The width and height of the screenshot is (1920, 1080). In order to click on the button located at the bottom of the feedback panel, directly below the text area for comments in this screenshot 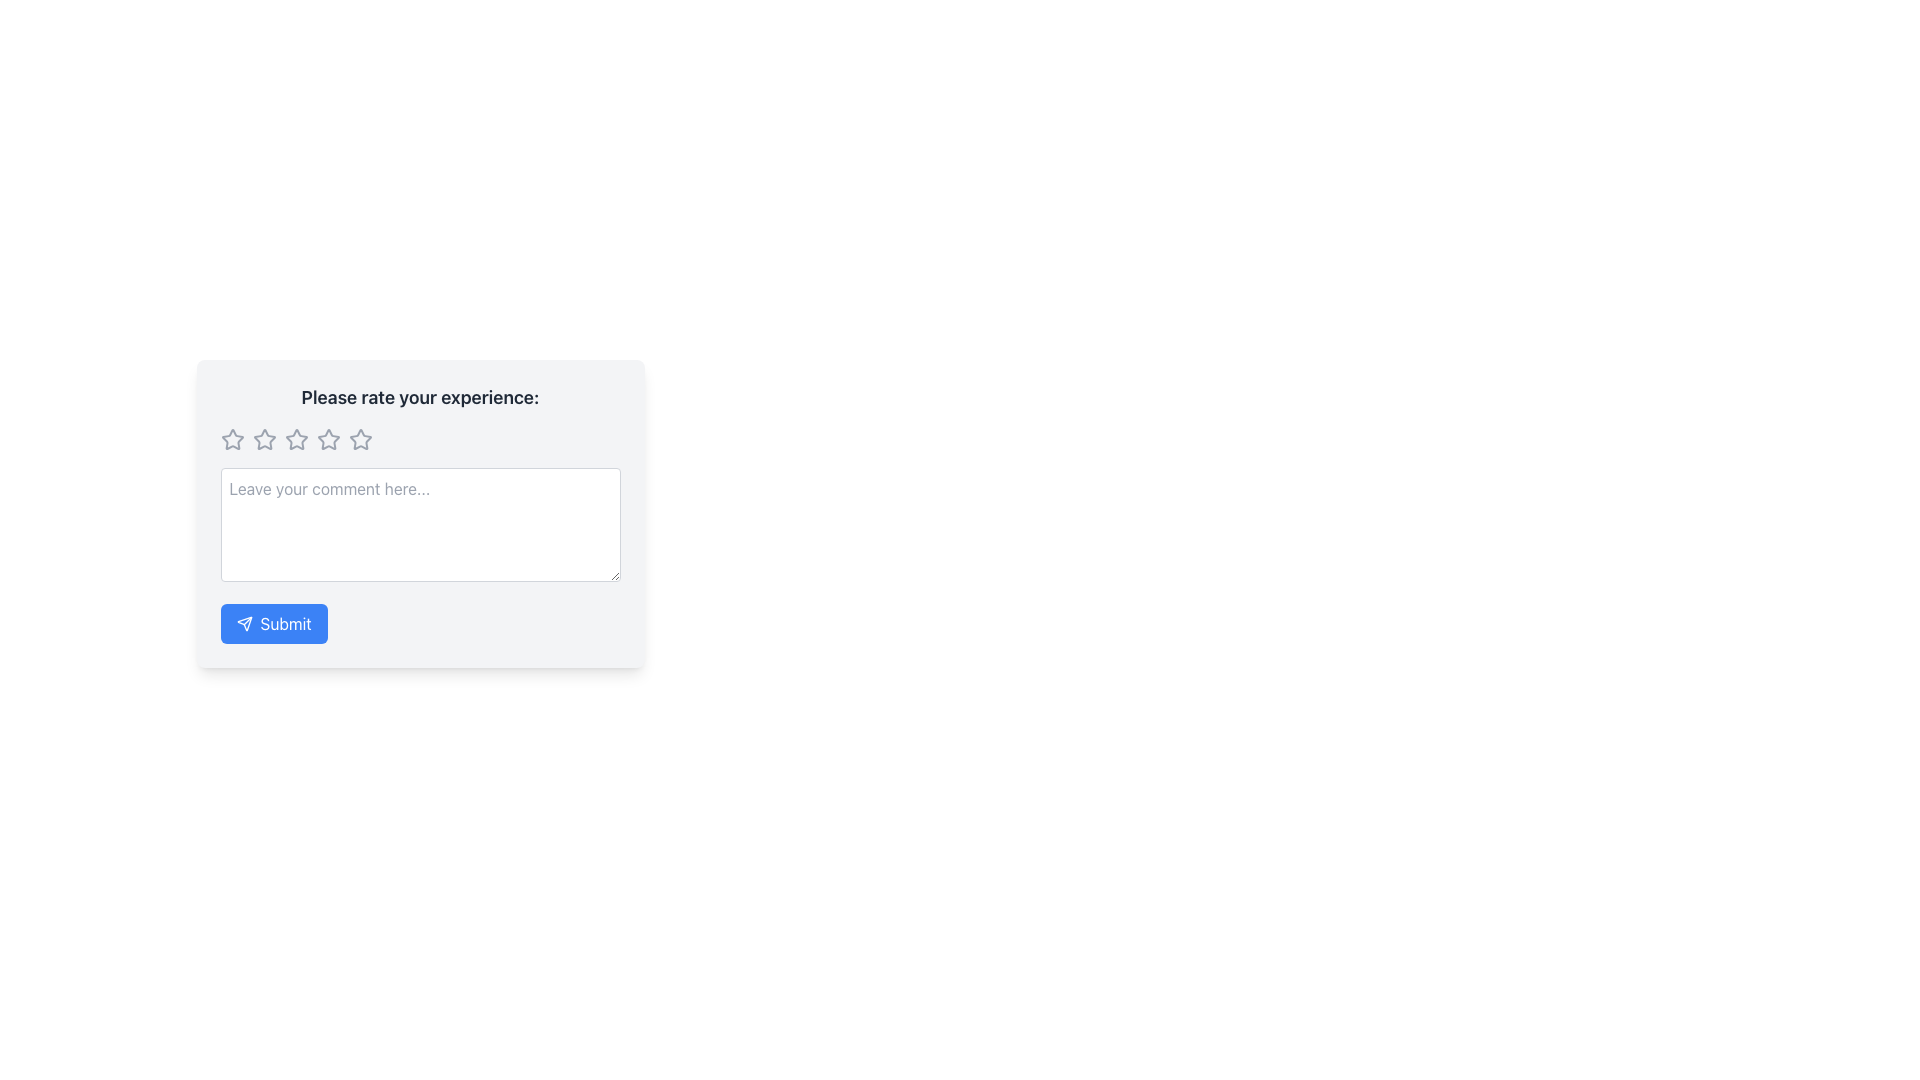, I will do `click(273, 623)`.